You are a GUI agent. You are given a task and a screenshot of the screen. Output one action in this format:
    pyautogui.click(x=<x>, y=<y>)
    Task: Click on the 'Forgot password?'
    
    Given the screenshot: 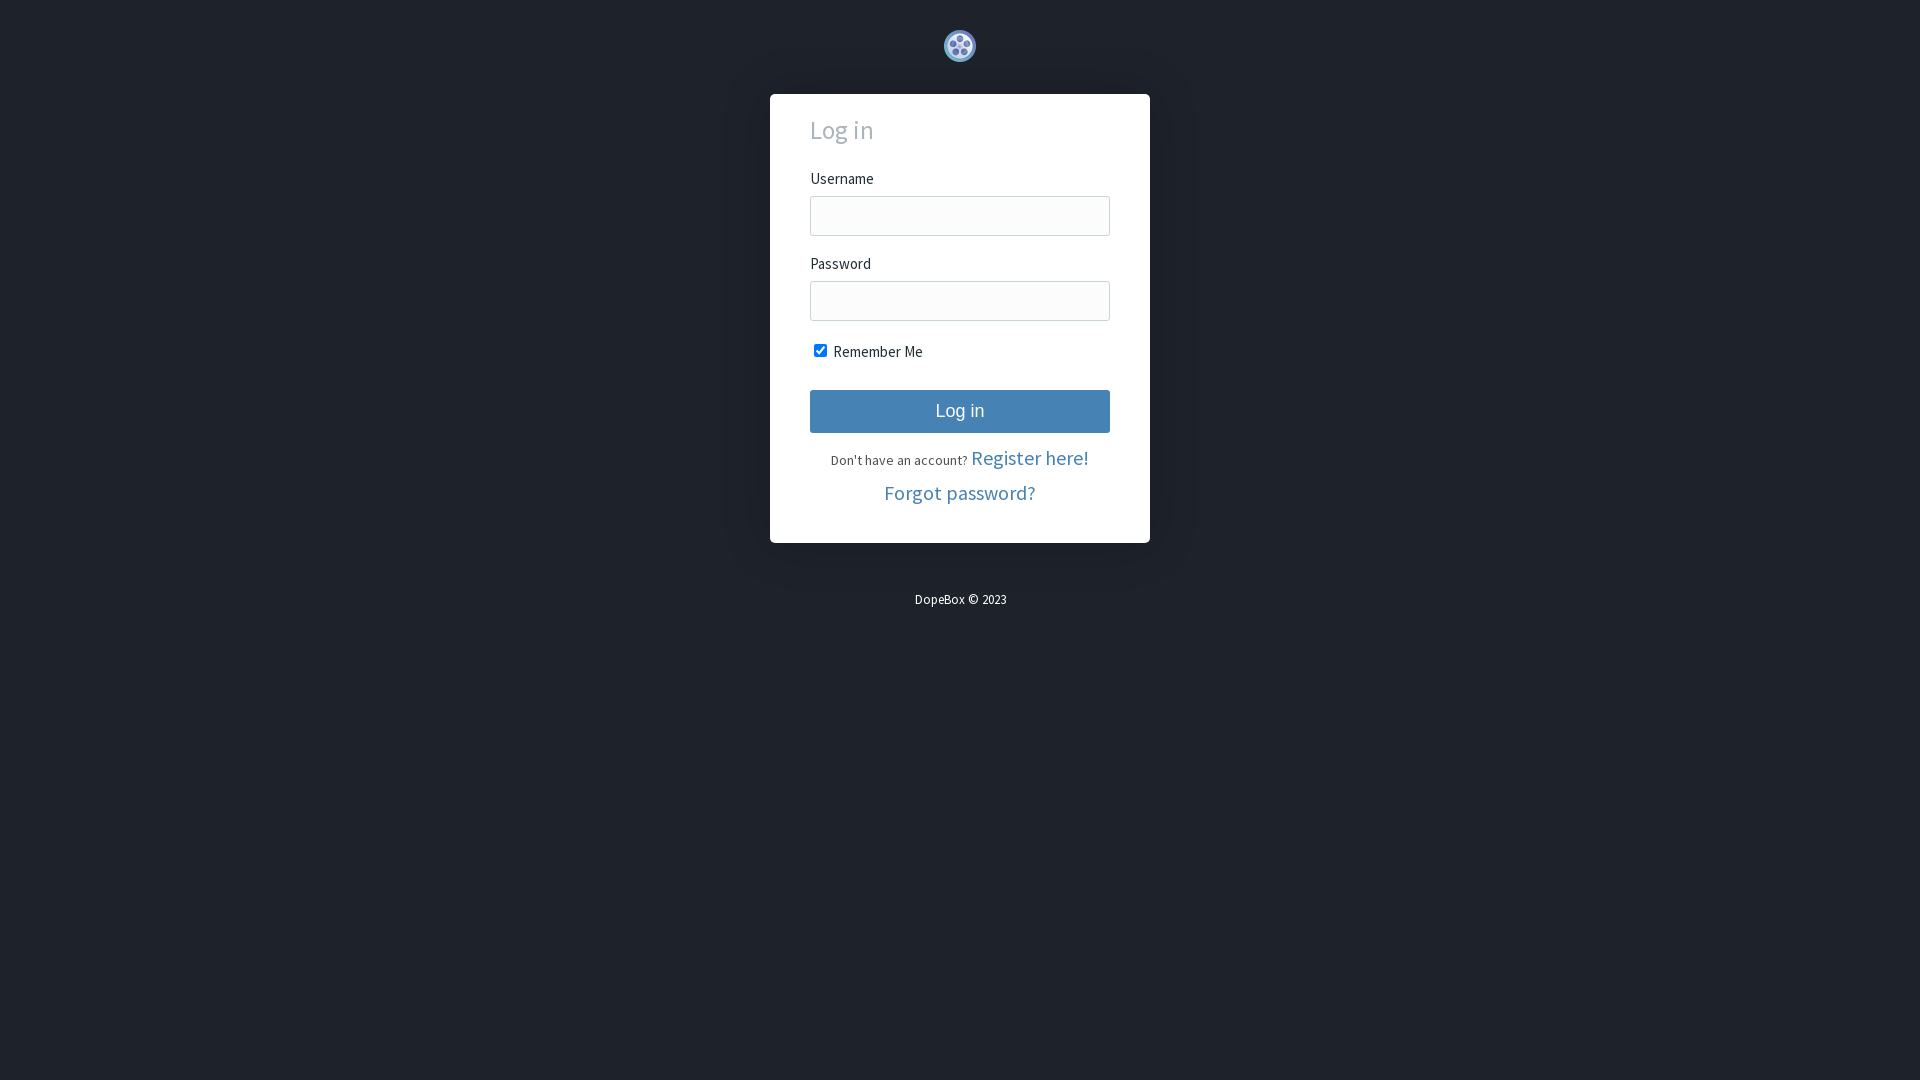 What is the action you would take?
    pyautogui.click(x=960, y=492)
    